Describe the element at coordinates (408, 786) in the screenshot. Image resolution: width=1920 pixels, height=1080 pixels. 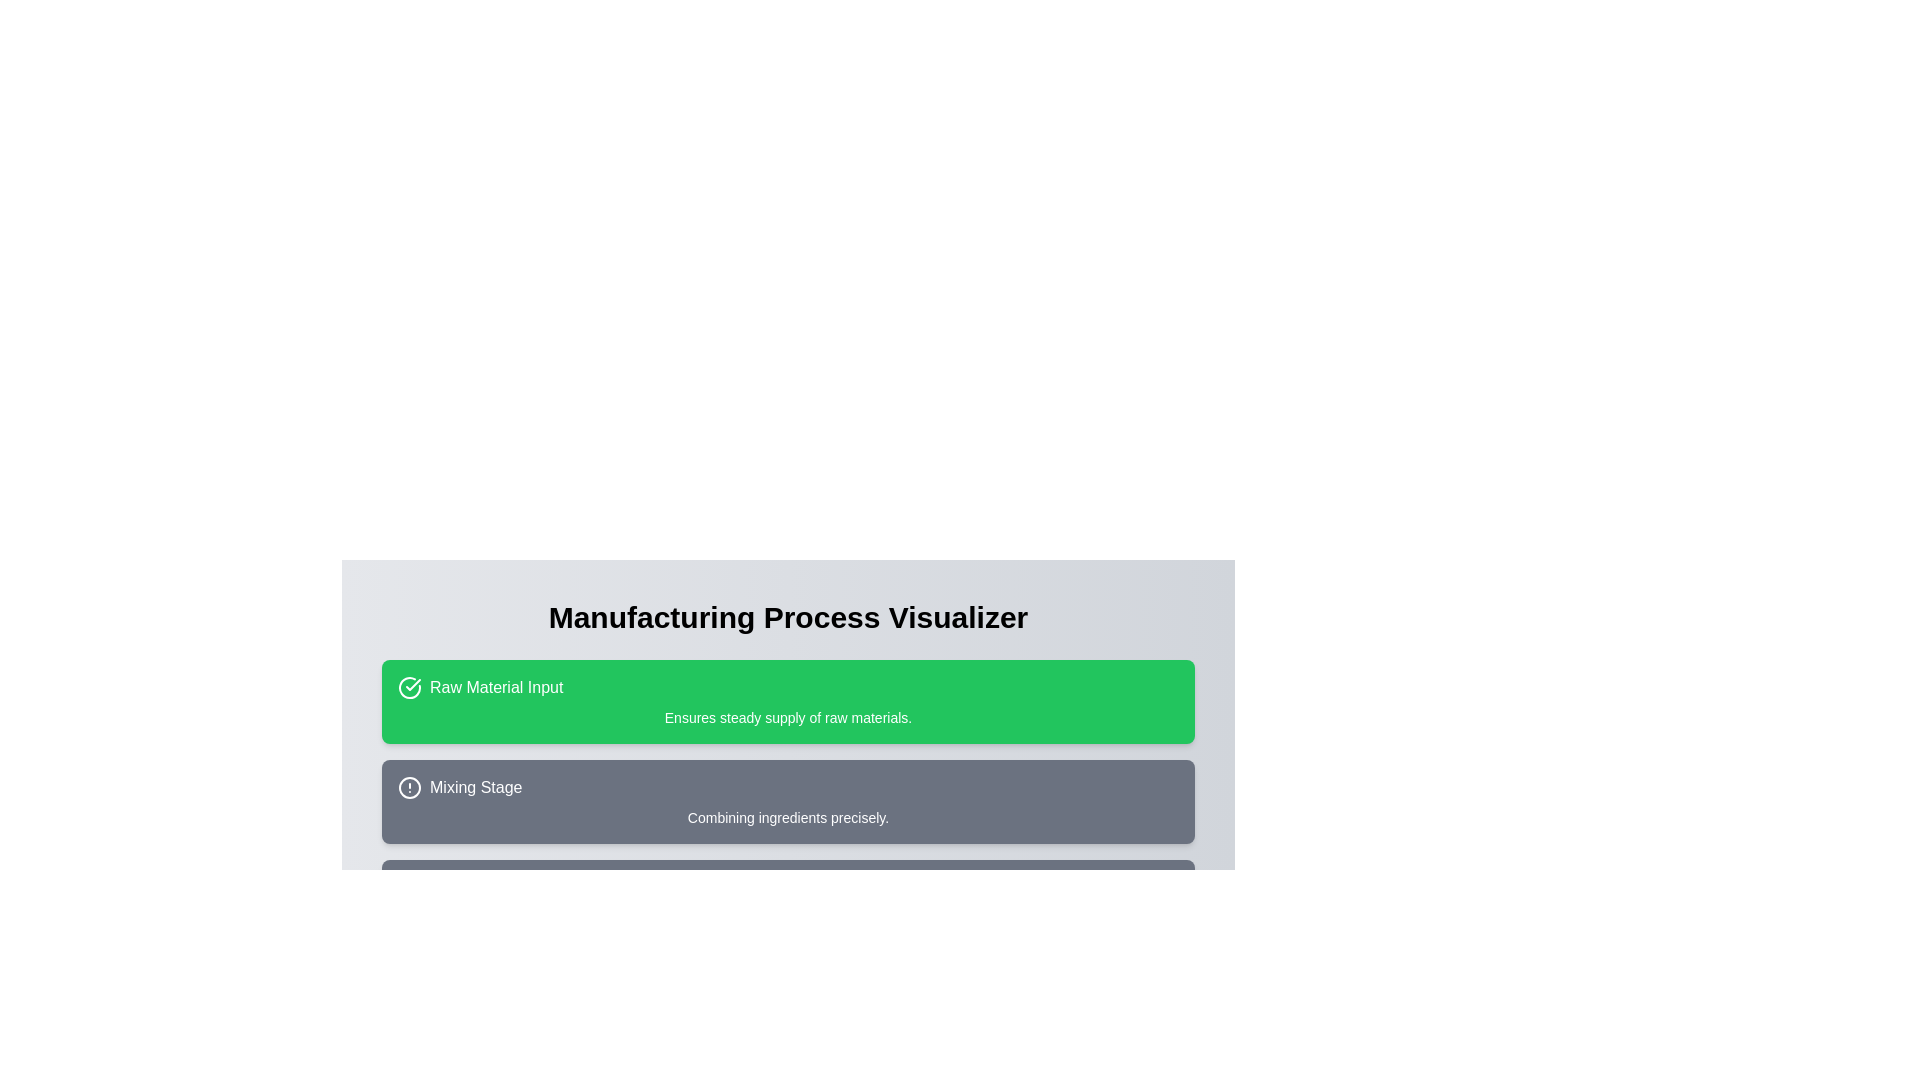
I see `the Alert Icon representing an alert or warning message for the 'Mixing Stage' process, located to the left of the 'Mixing Stage' text in the 'Manufacturing Process Visualizer' interface` at that location.